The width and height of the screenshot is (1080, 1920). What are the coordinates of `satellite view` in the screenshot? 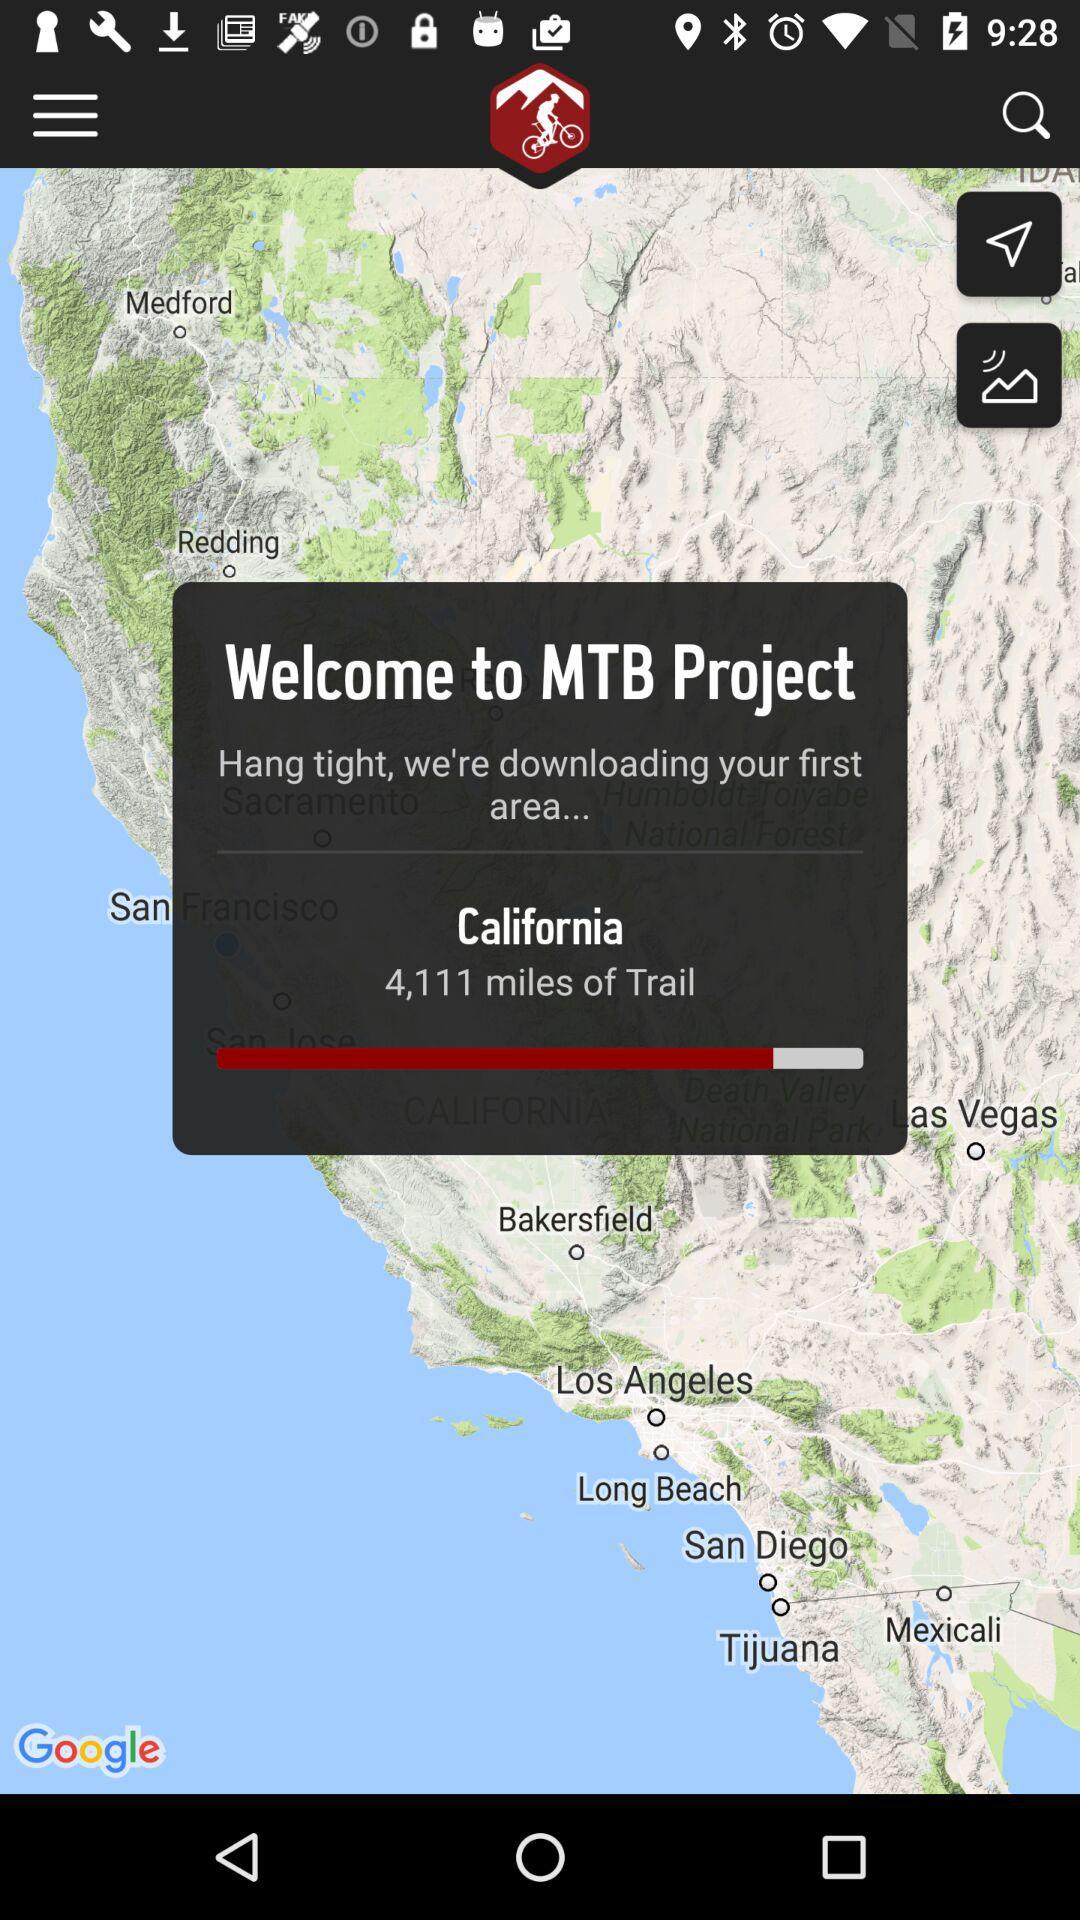 It's located at (1009, 380).